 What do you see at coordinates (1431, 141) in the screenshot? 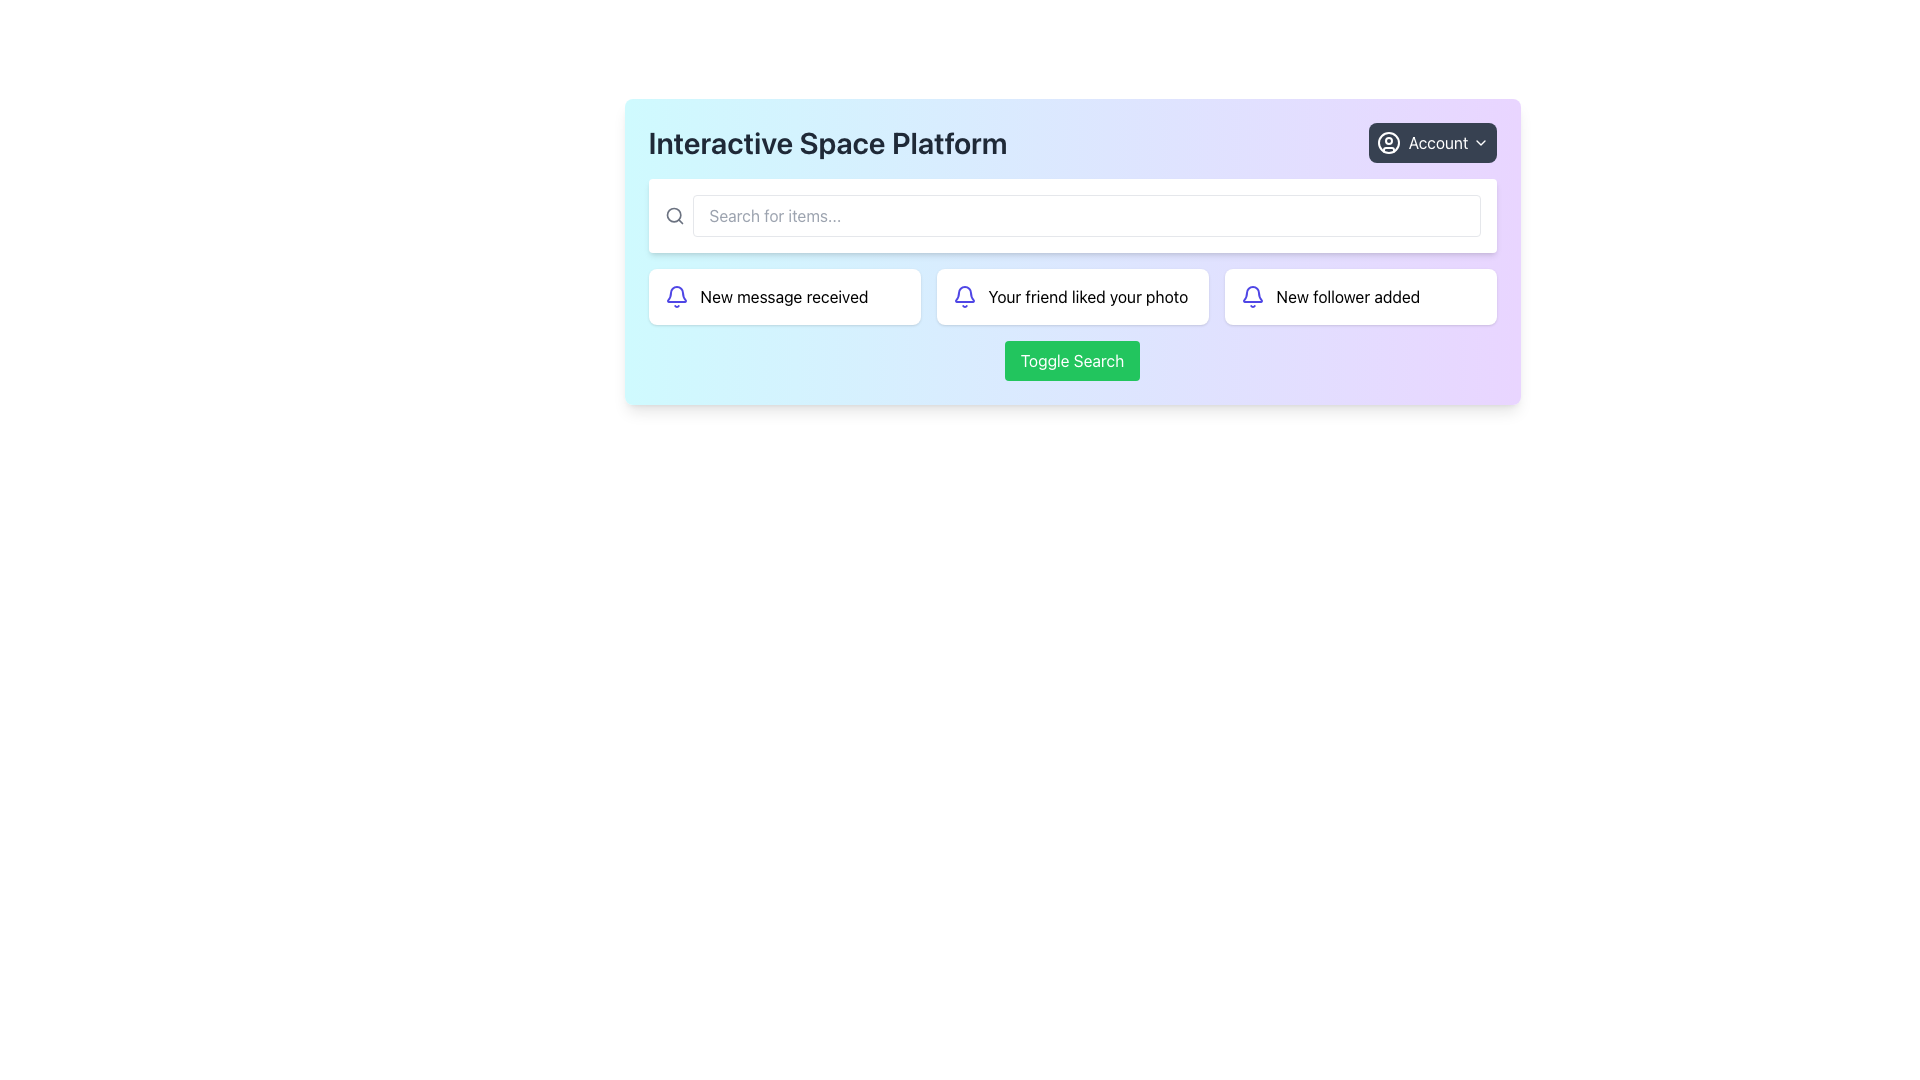
I see `the 'Account' button, which has a dark background and includes a user profile icon and a downward chevron` at bounding box center [1431, 141].